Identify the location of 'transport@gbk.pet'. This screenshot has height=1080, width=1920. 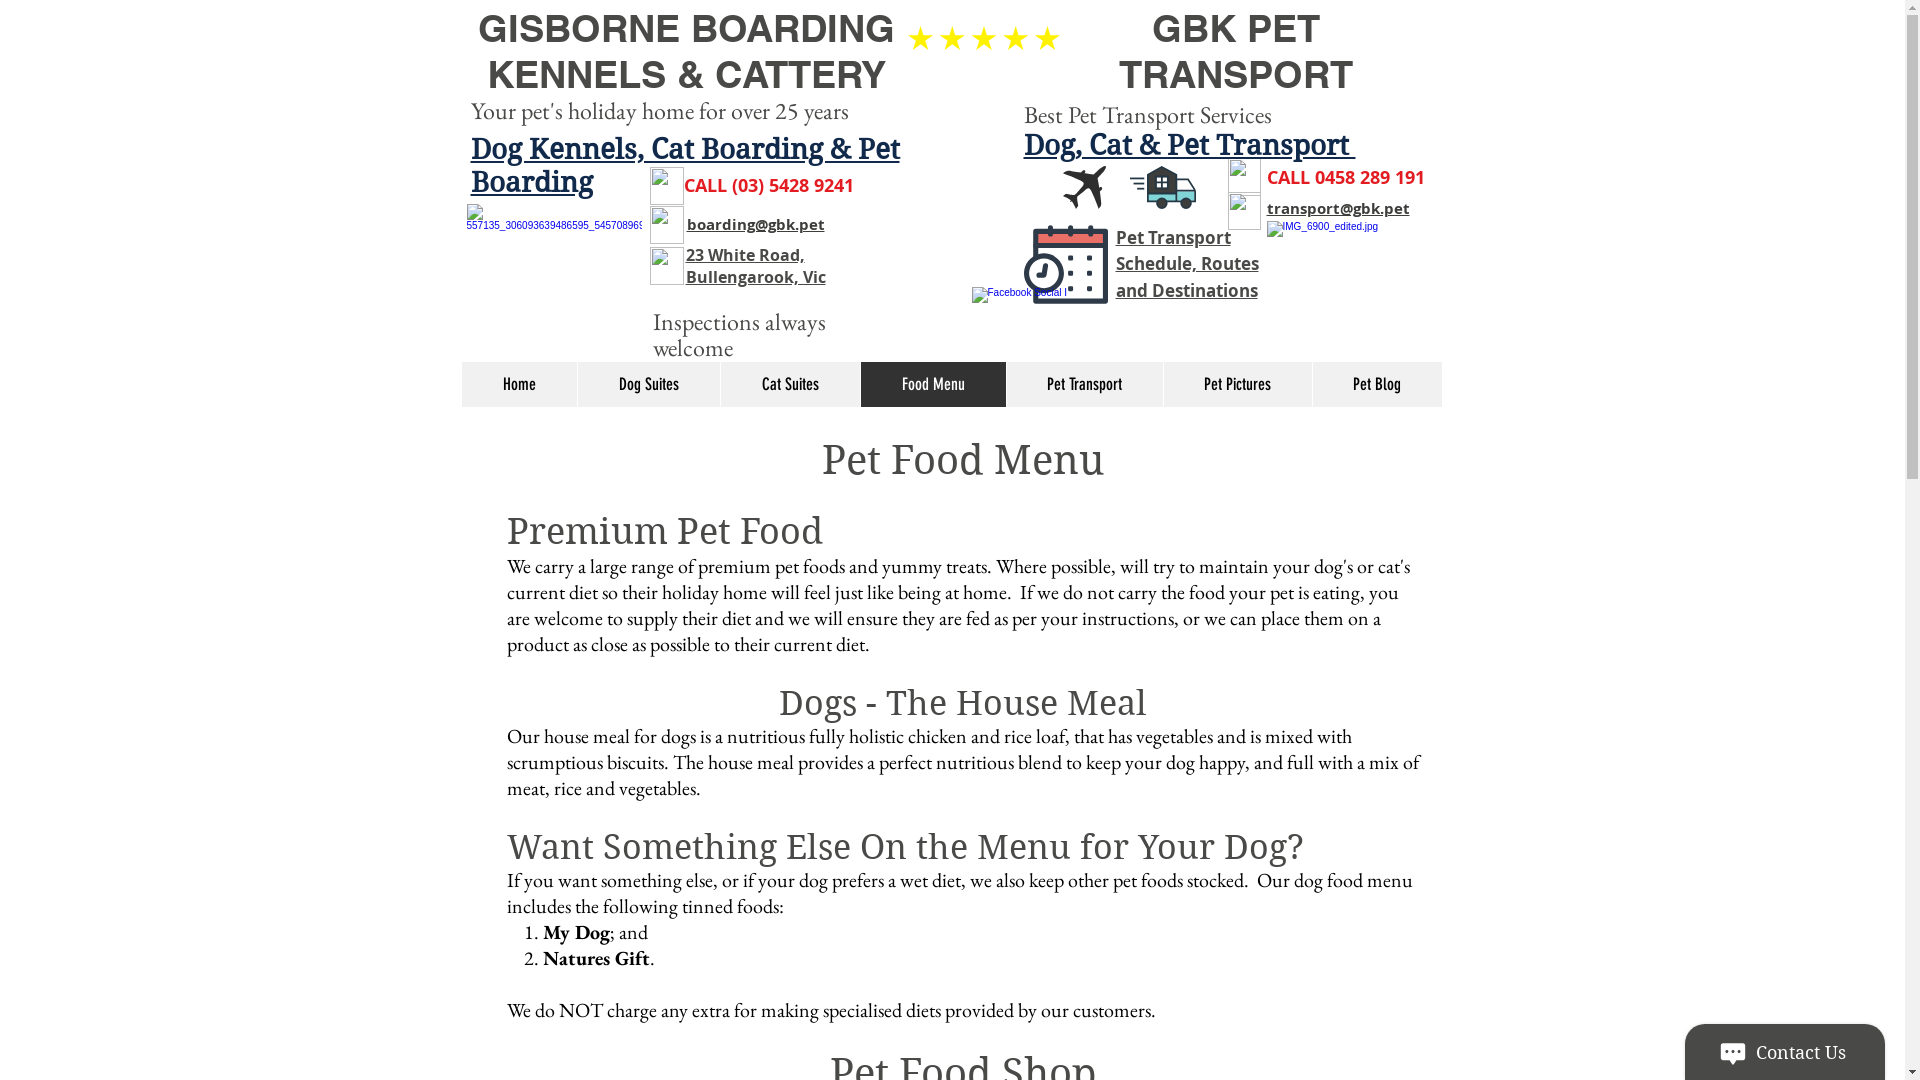
(1337, 208).